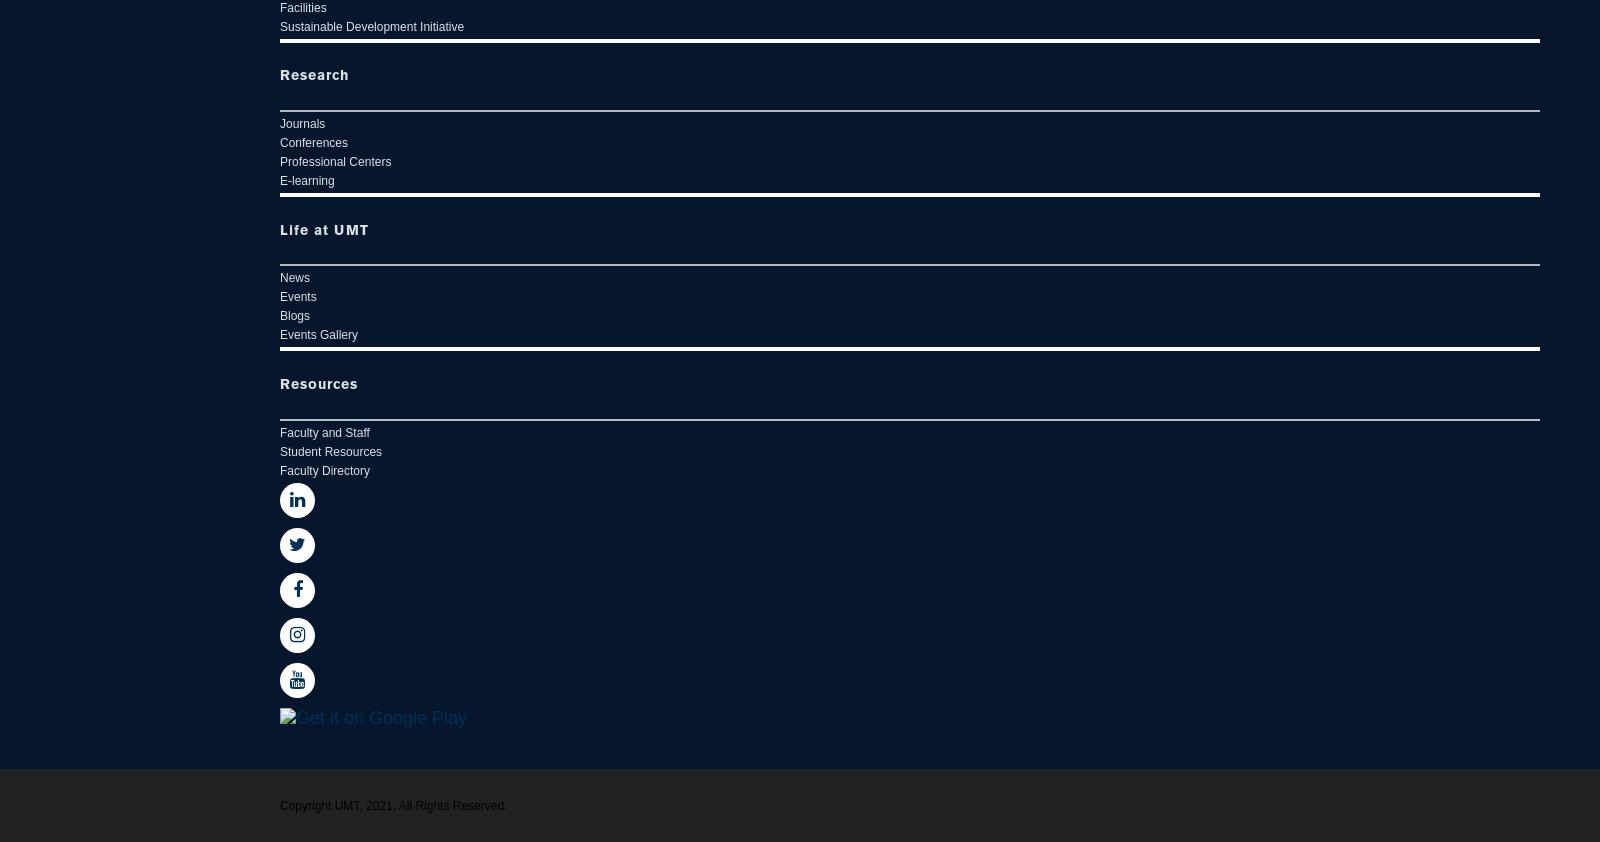  I want to click on 'Copyright UMT, 2021. All Rights Reserved.', so click(393, 805).